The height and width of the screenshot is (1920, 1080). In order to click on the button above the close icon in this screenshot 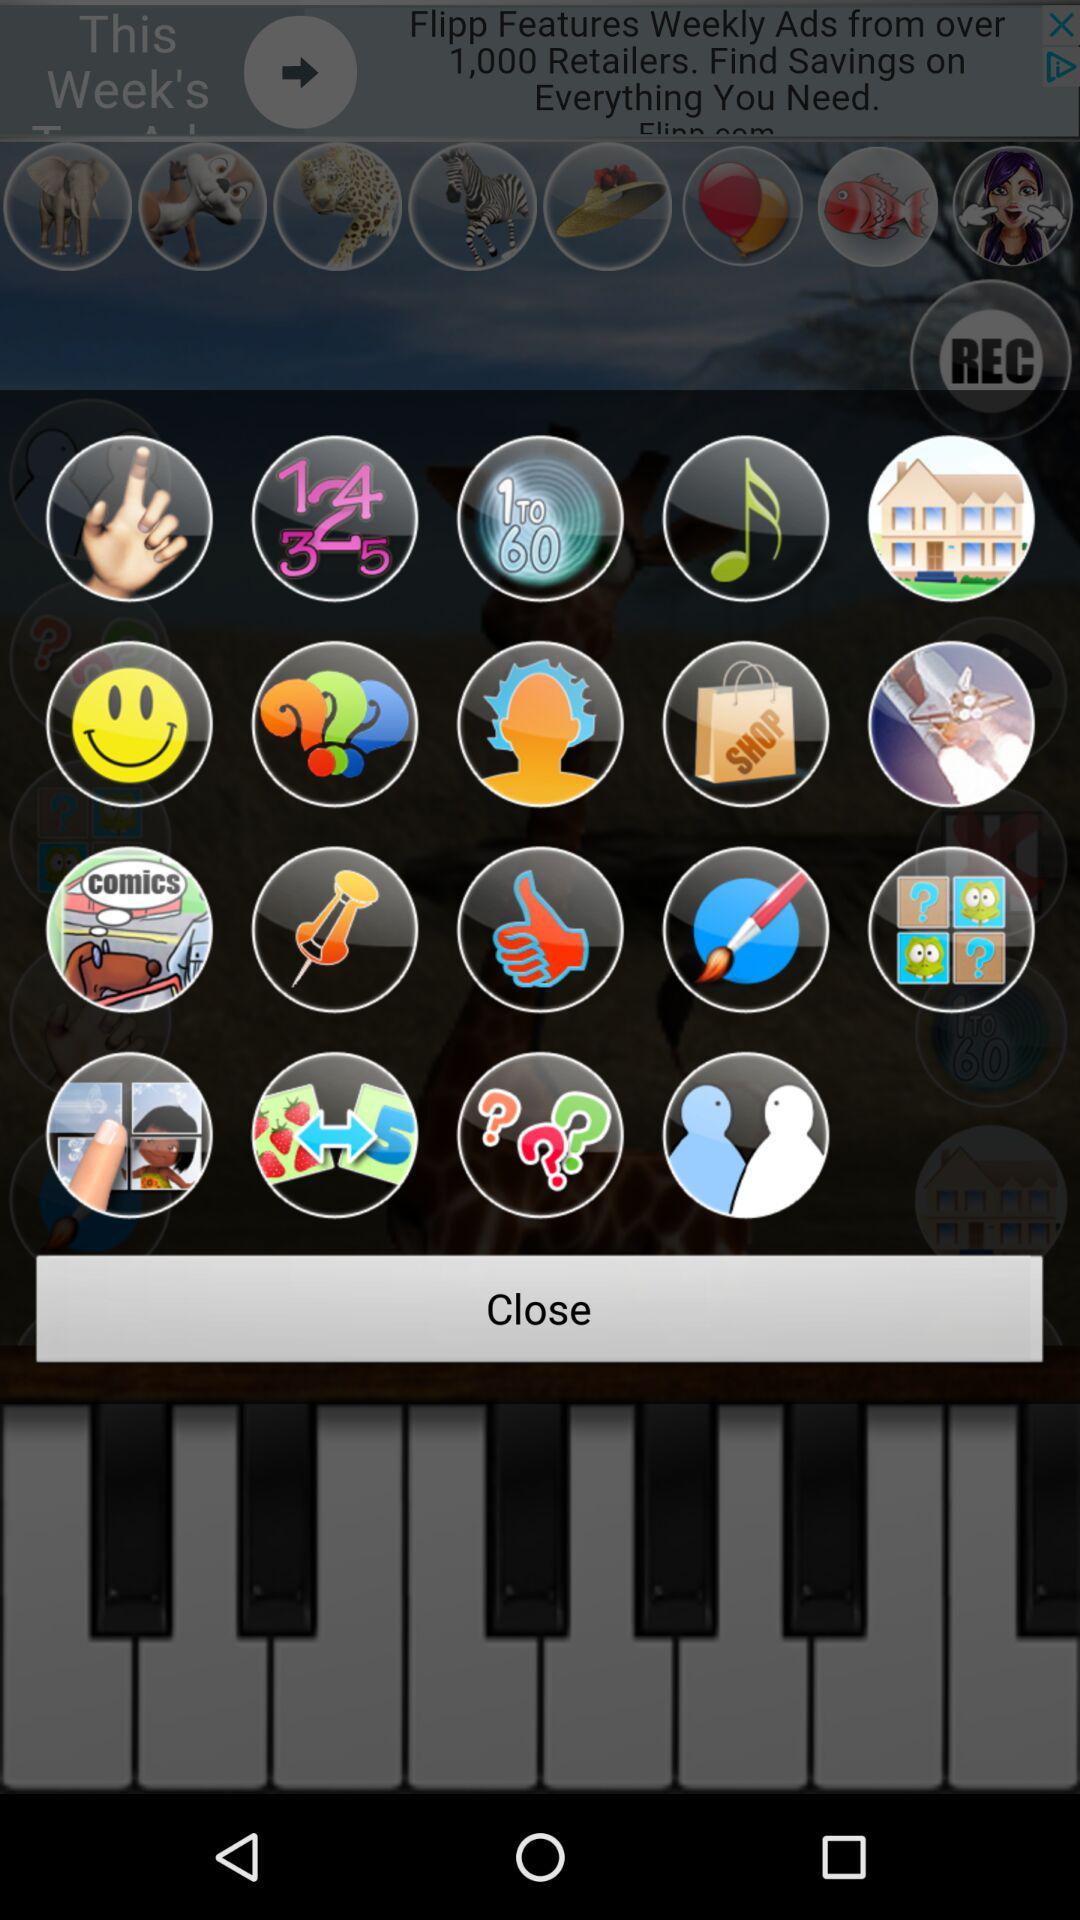, I will do `click(128, 1135)`.